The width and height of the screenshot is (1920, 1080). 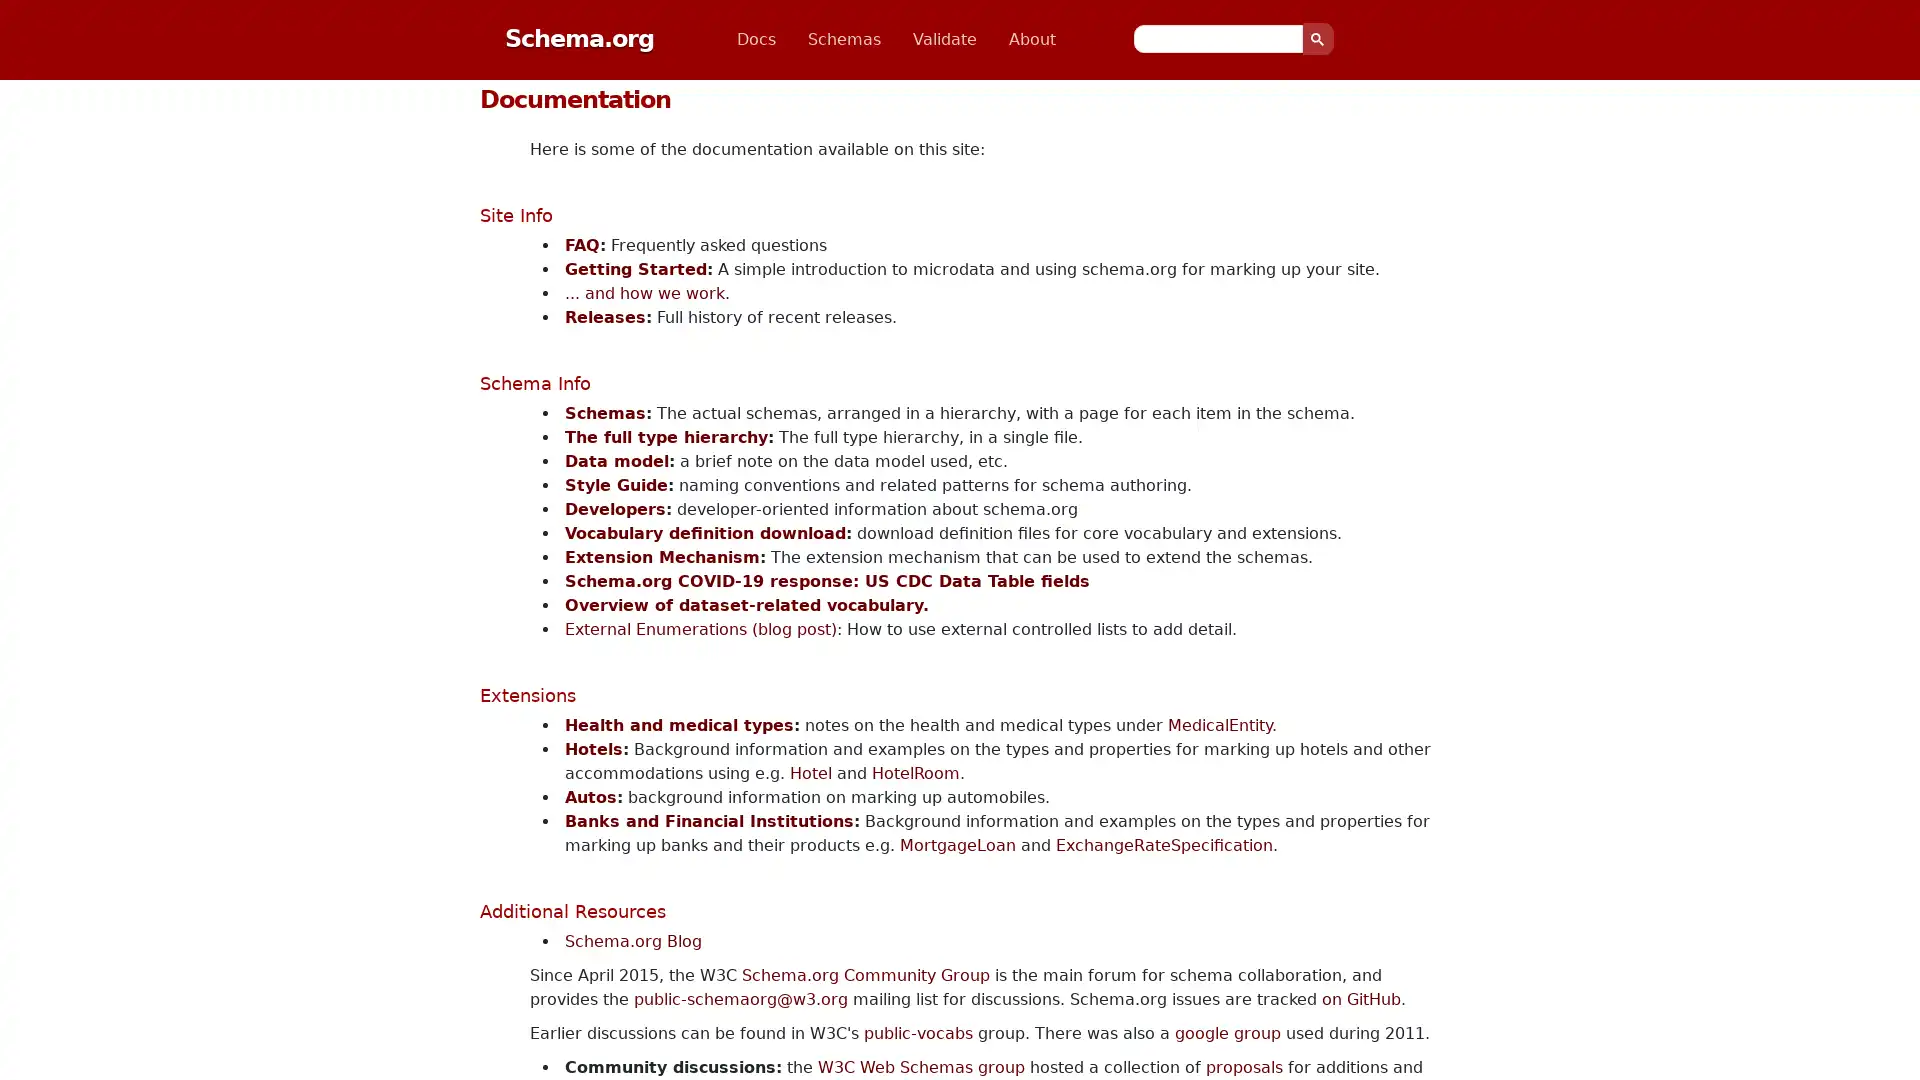 I want to click on search, so click(x=1318, y=38).